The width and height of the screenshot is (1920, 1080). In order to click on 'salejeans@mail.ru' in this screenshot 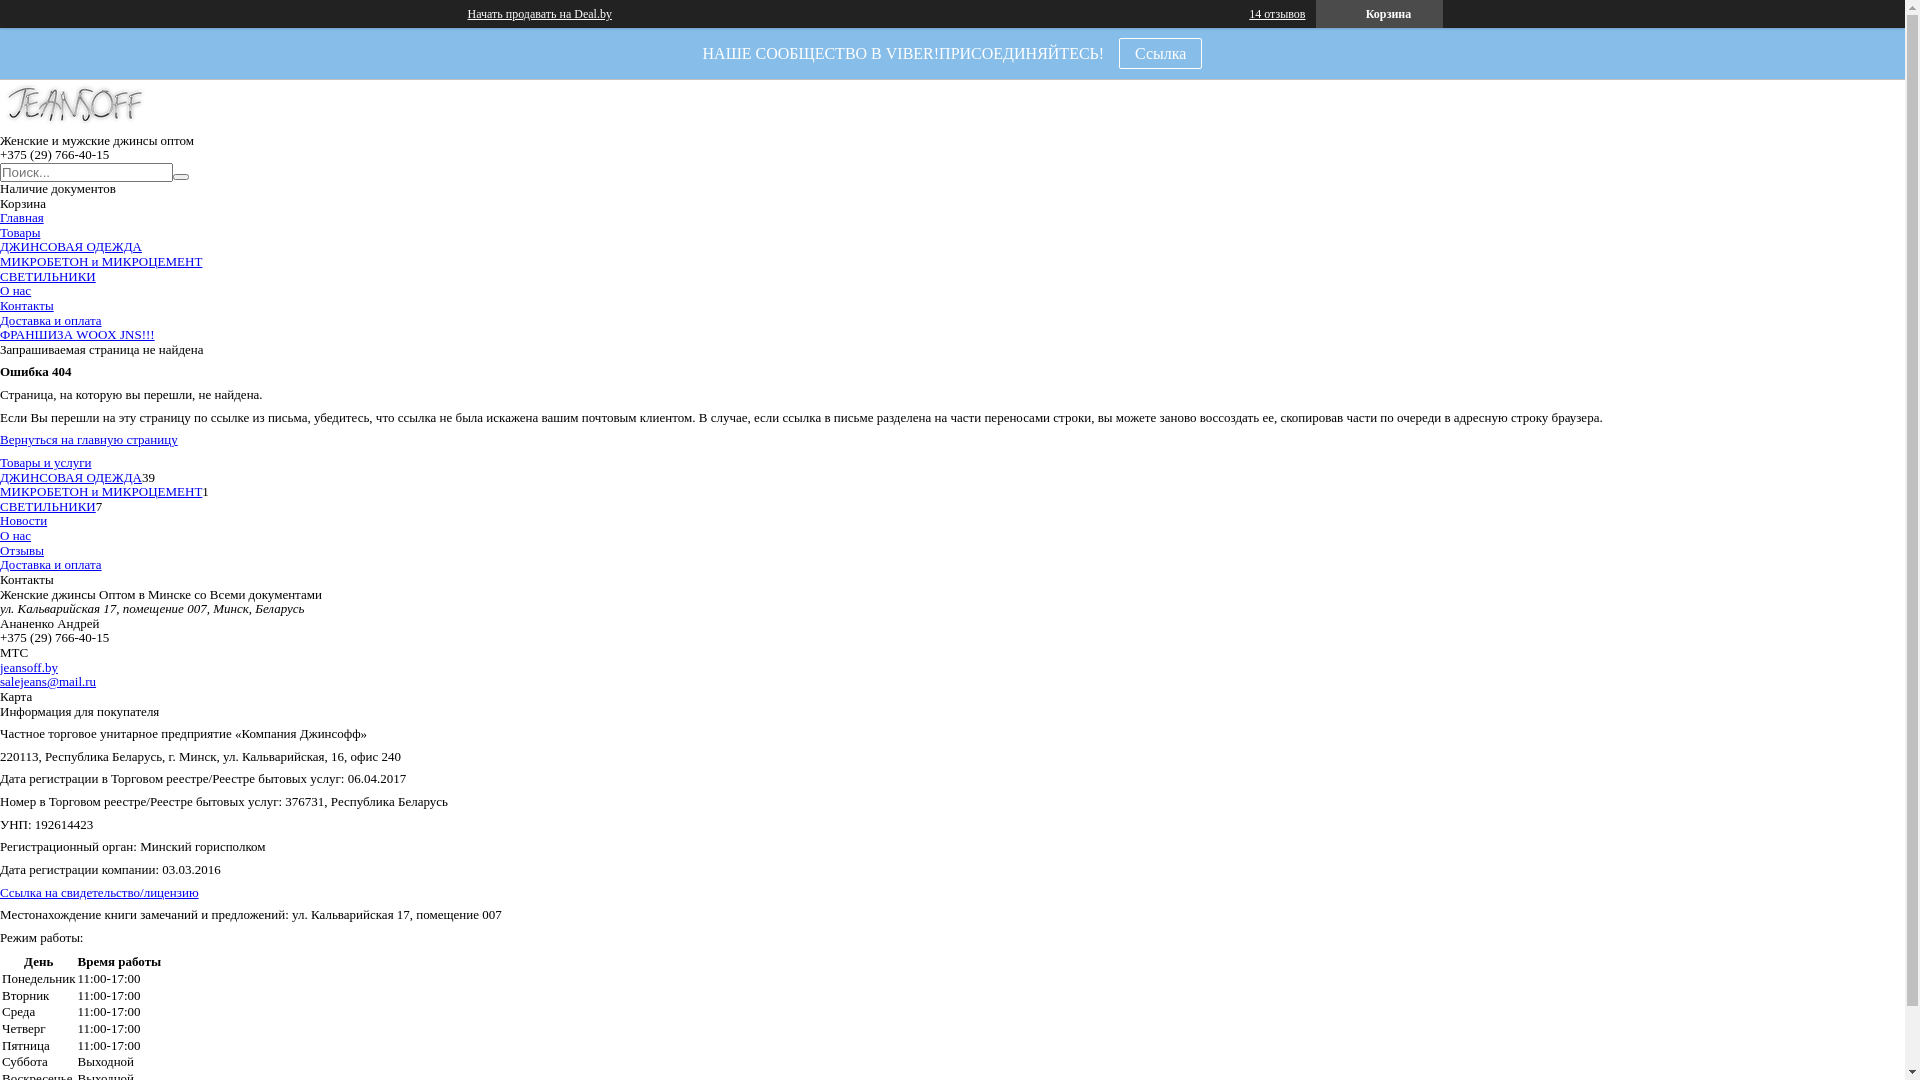, I will do `click(48, 680)`.